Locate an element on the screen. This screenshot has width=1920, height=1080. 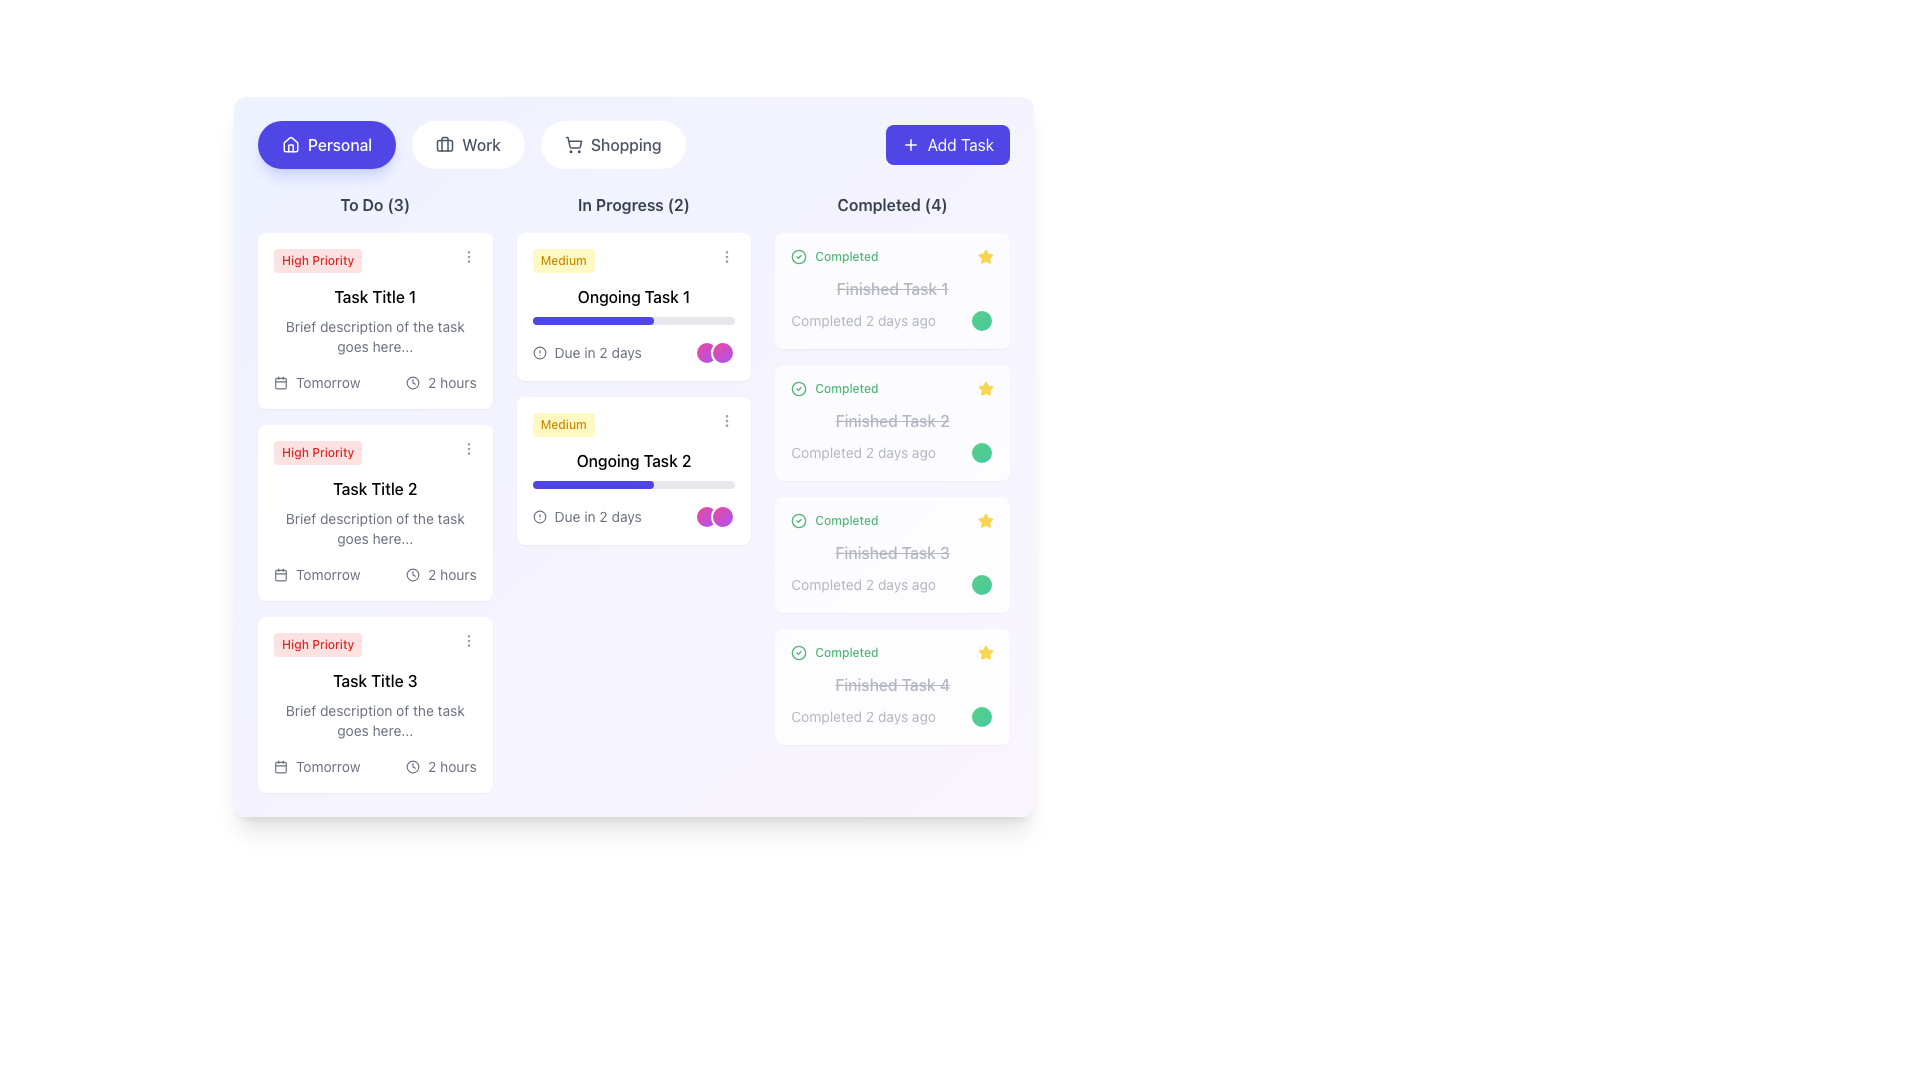
text content of the label displaying 'Completed 2 days ago' located in the 'Completed' section under the task title 'Finished Task 1' is located at coordinates (863, 319).